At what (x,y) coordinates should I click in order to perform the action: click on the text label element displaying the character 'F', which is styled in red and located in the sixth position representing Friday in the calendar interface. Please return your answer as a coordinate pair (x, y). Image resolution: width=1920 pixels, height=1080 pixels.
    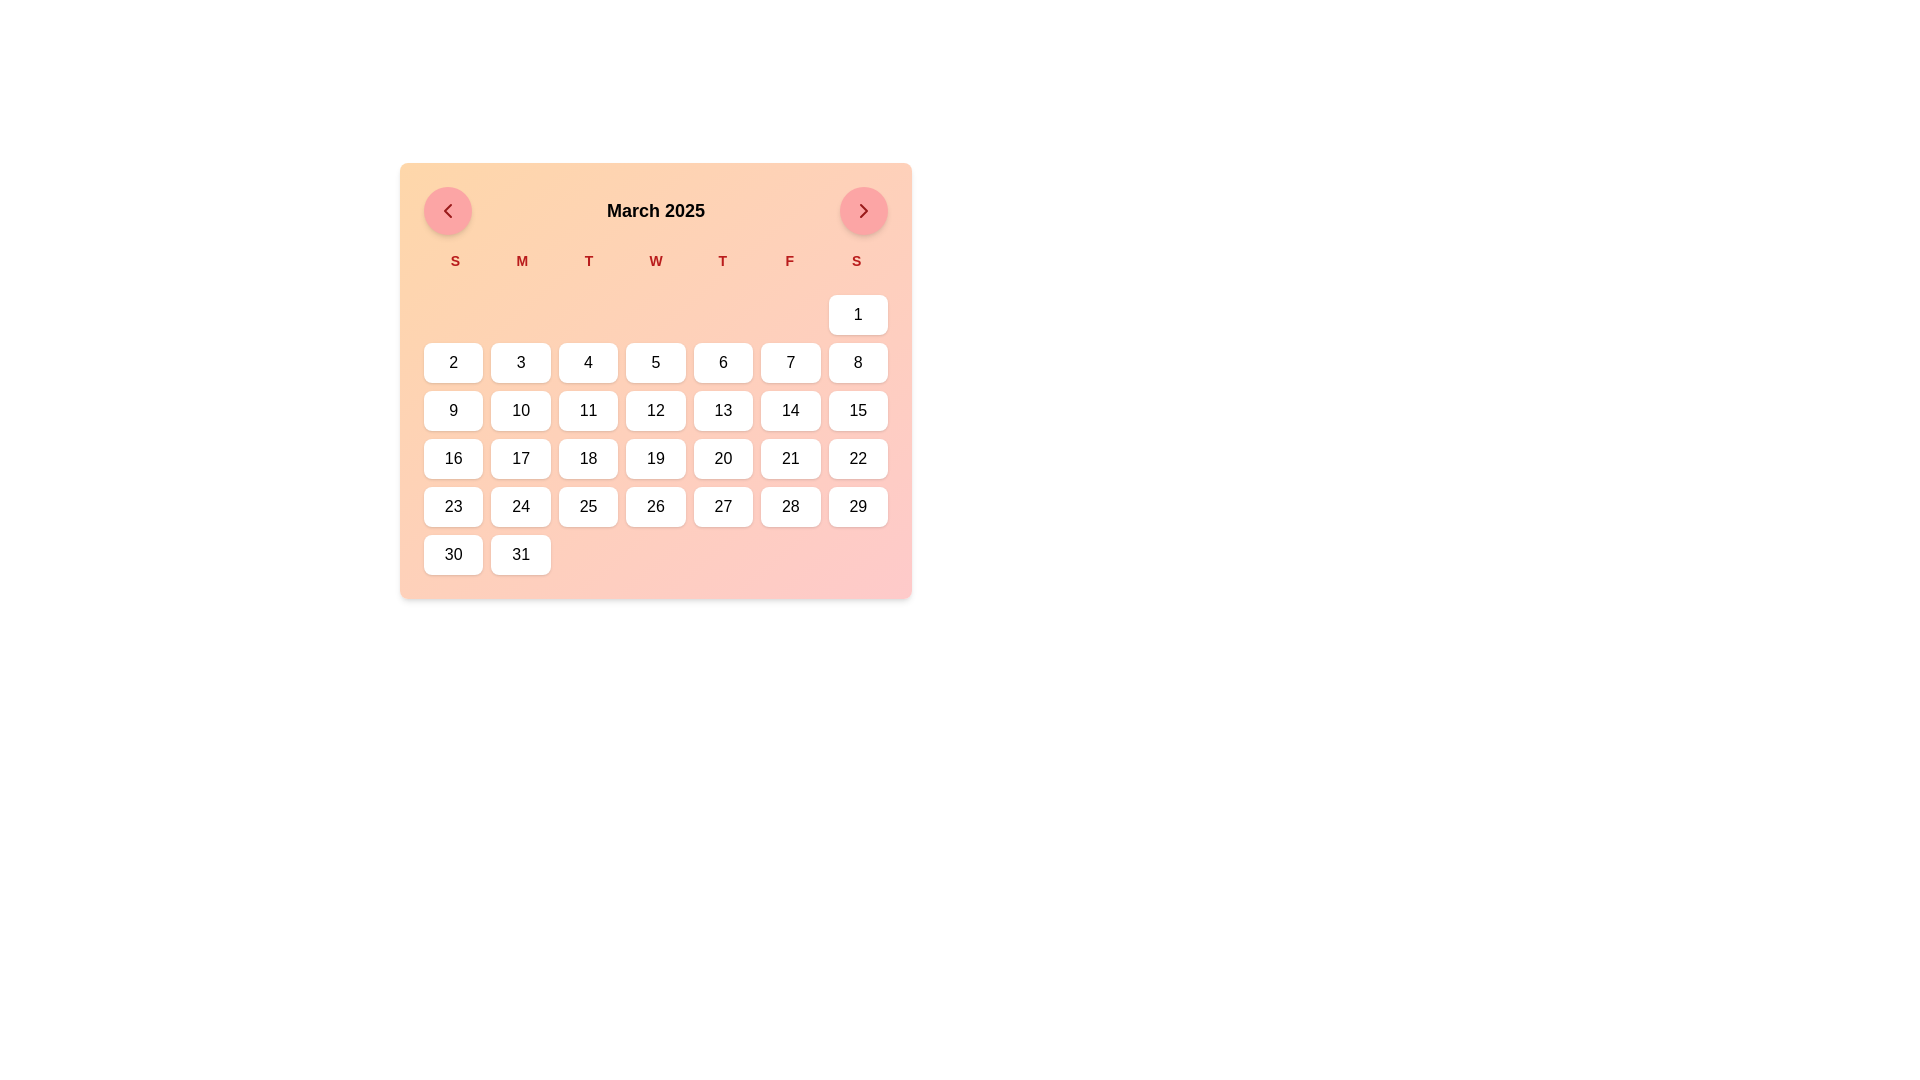
    Looking at the image, I should click on (788, 260).